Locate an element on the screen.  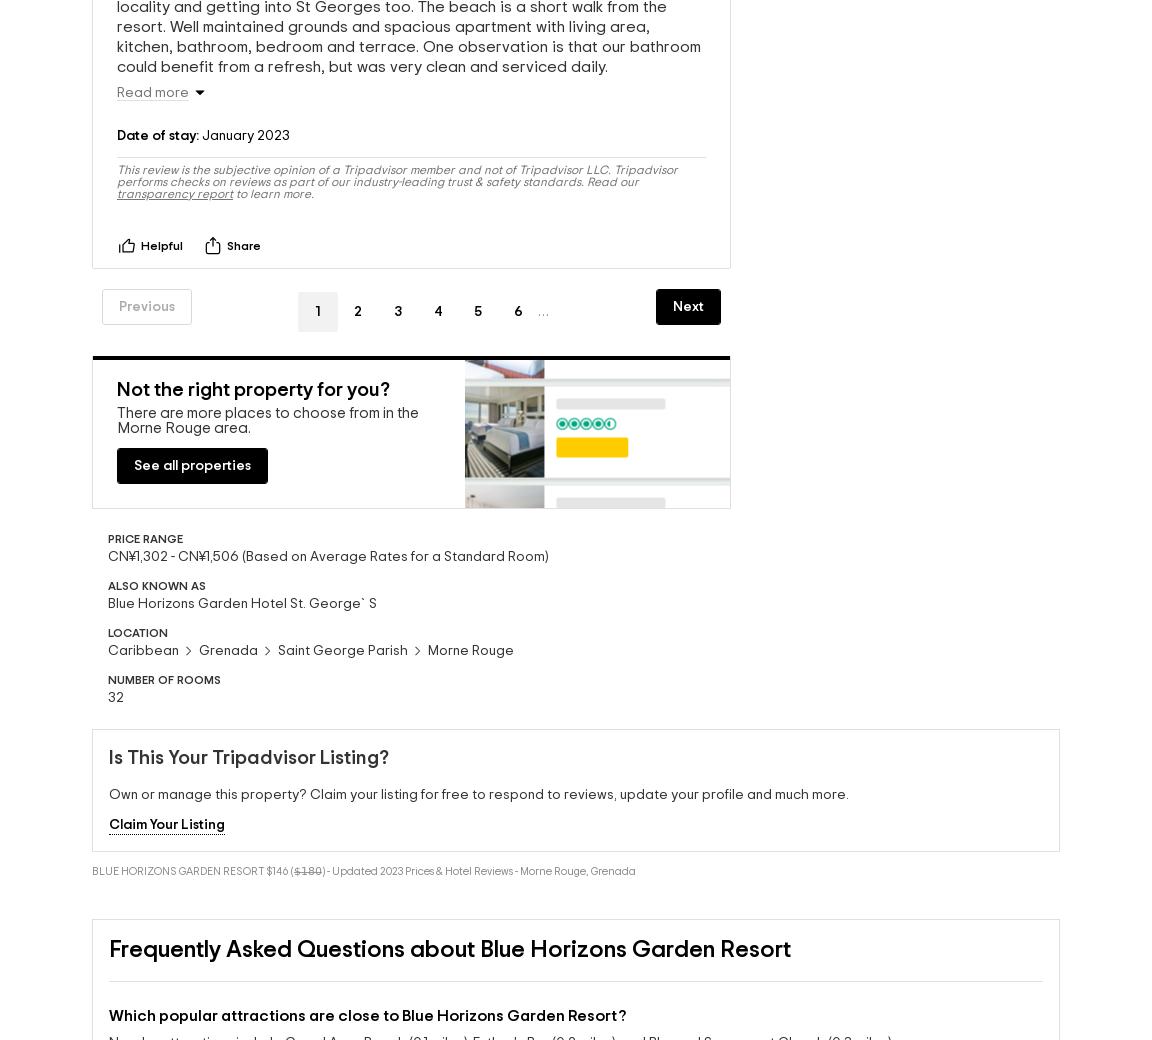
'Date of stay:' is located at coordinates (158, 141).